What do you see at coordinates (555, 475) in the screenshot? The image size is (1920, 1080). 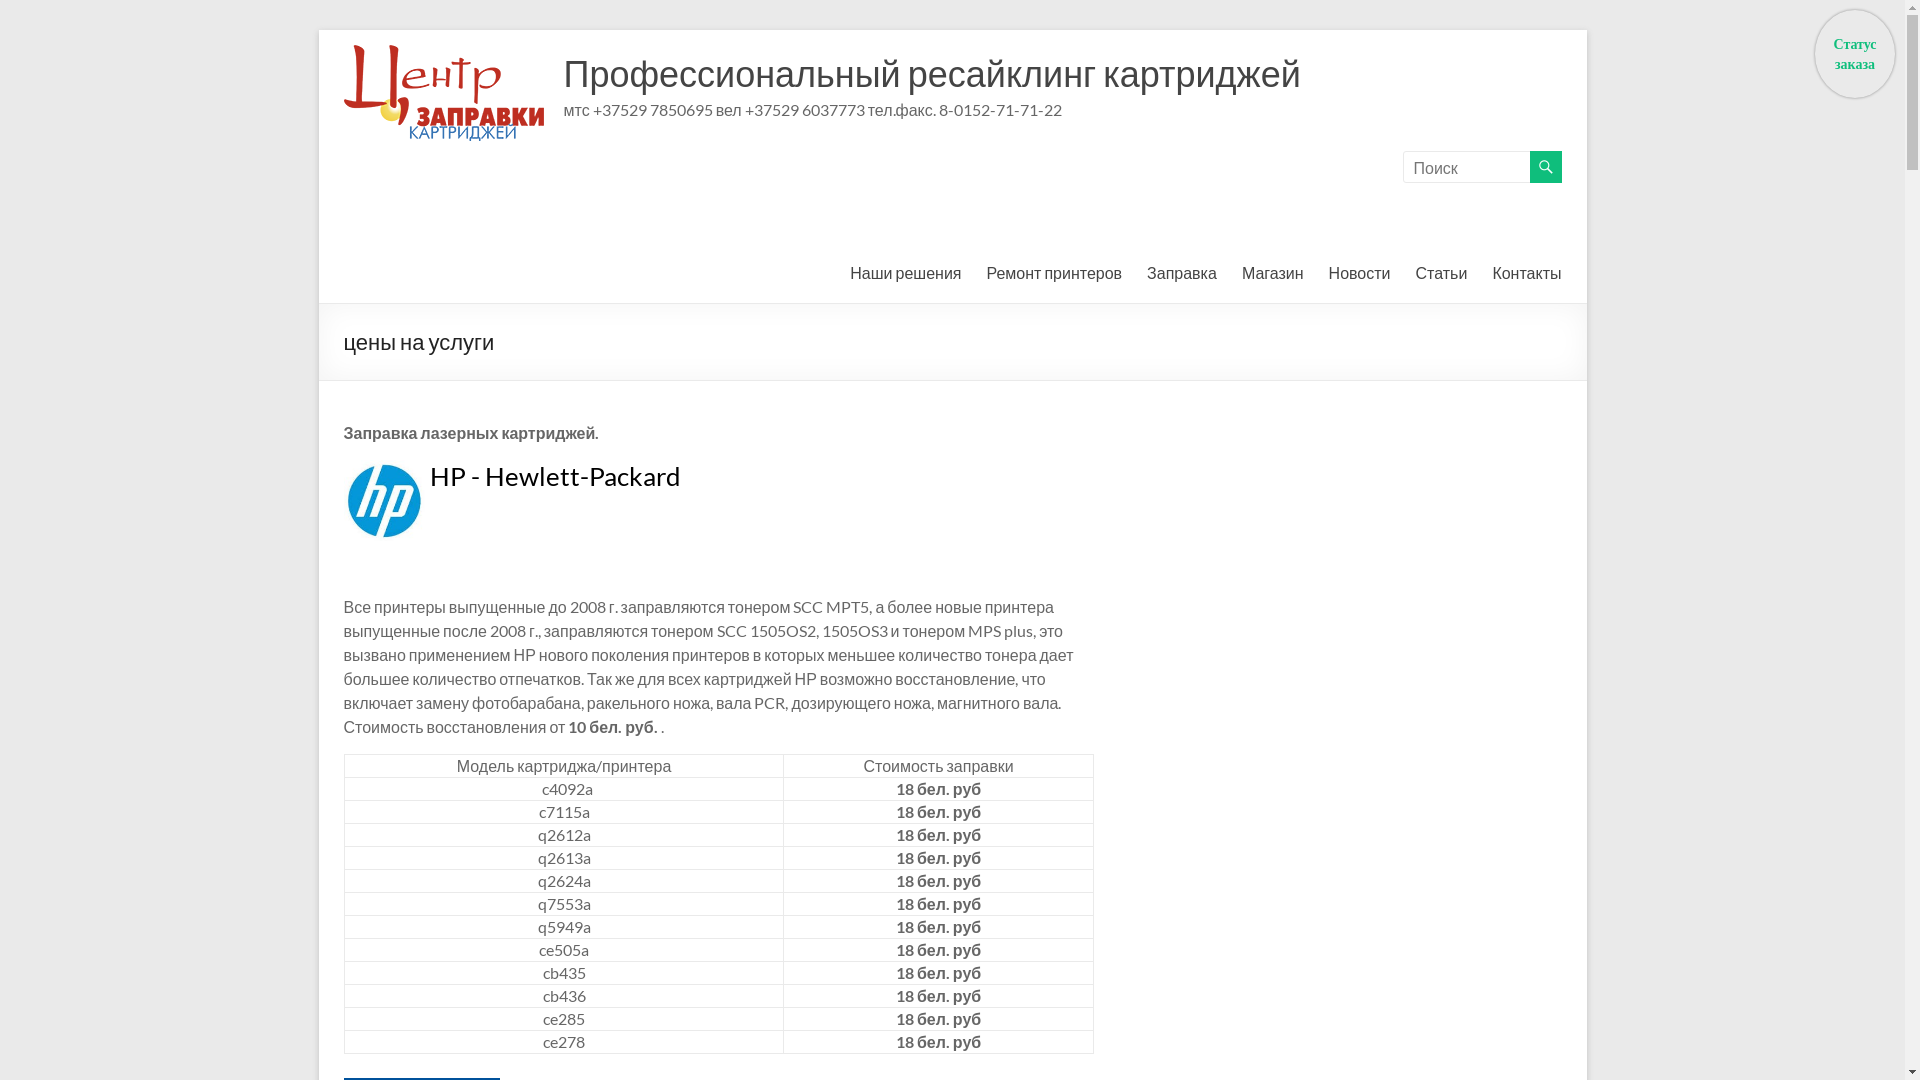 I see `'HP - Hewlett-Packard'` at bounding box center [555, 475].